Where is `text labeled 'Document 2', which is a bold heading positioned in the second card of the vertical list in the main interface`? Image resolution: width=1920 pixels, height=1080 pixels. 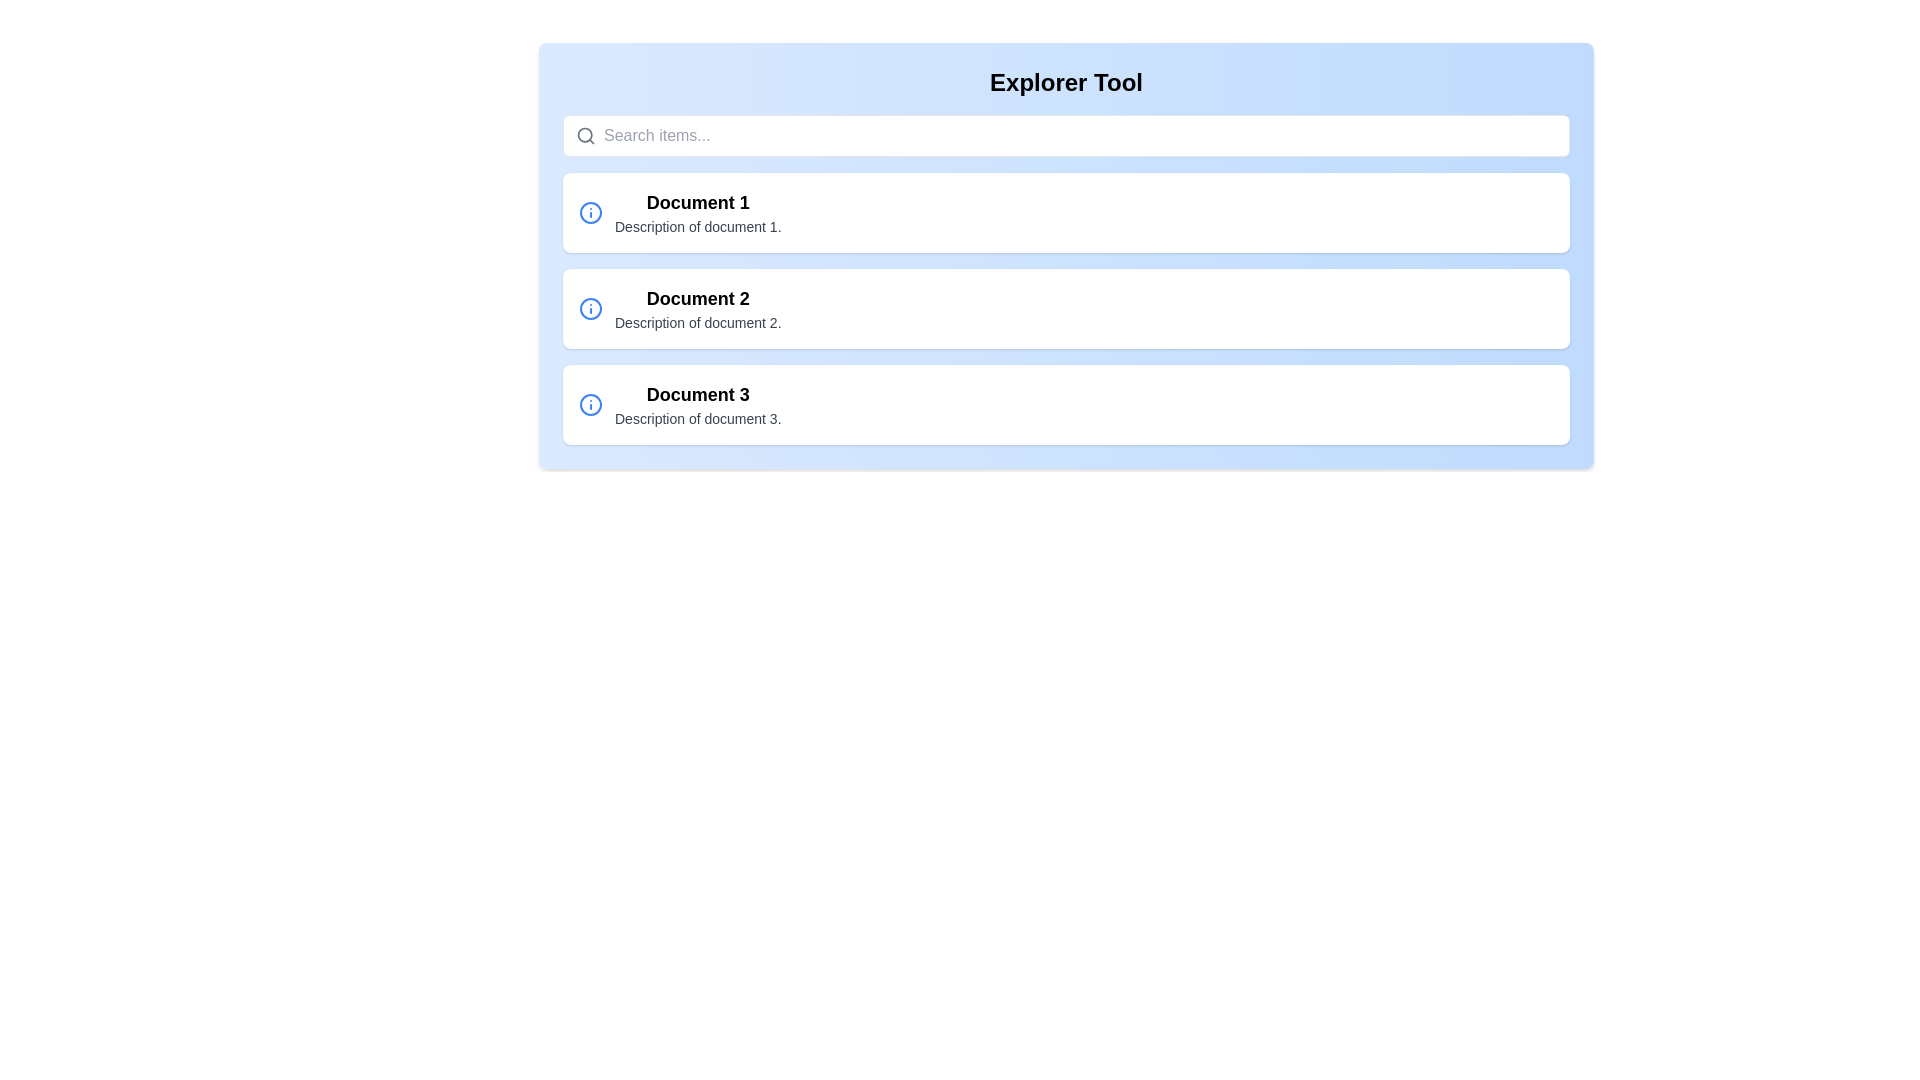
text labeled 'Document 2', which is a bold heading positioned in the second card of the vertical list in the main interface is located at coordinates (698, 299).